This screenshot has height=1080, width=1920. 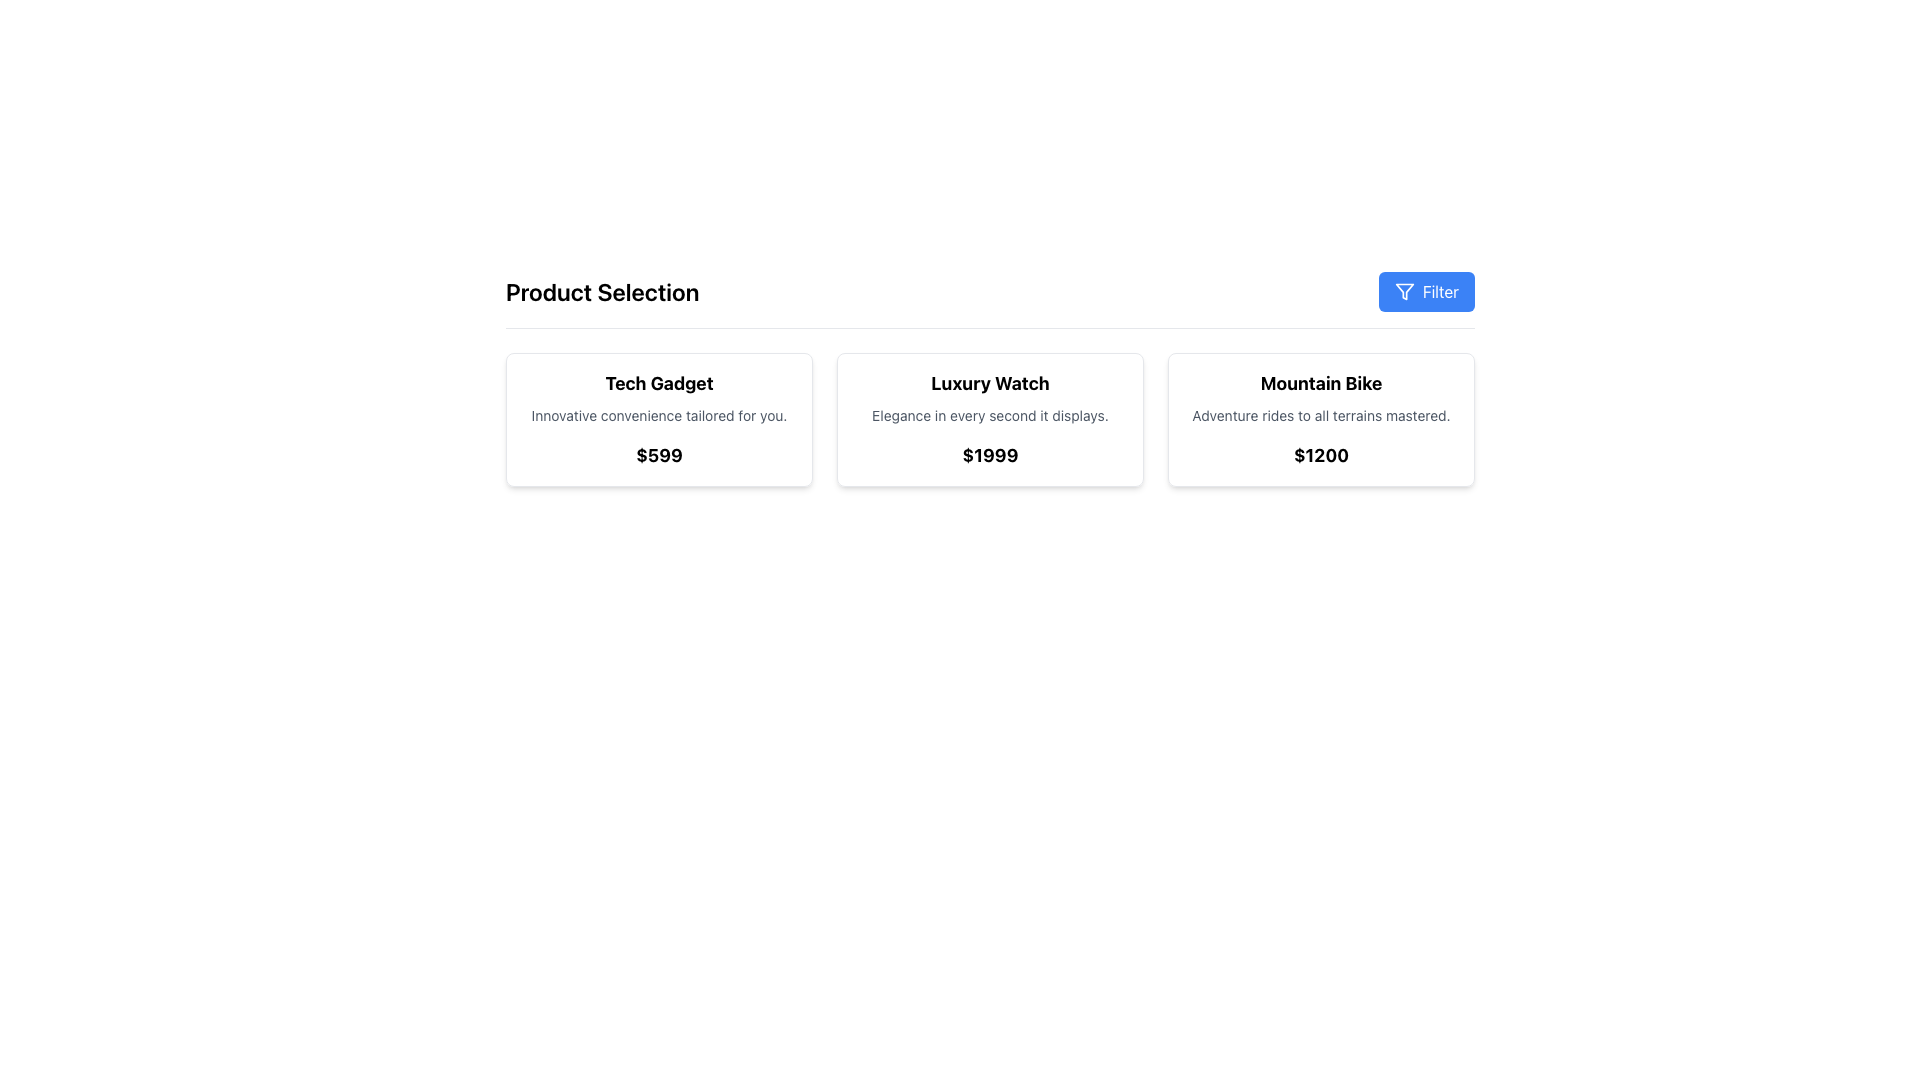 What do you see at coordinates (1321, 384) in the screenshot?
I see `the title text element 'Mountain Bike' which is displayed in a bold and large font style within its product card, located at the top of the card` at bounding box center [1321, 384].